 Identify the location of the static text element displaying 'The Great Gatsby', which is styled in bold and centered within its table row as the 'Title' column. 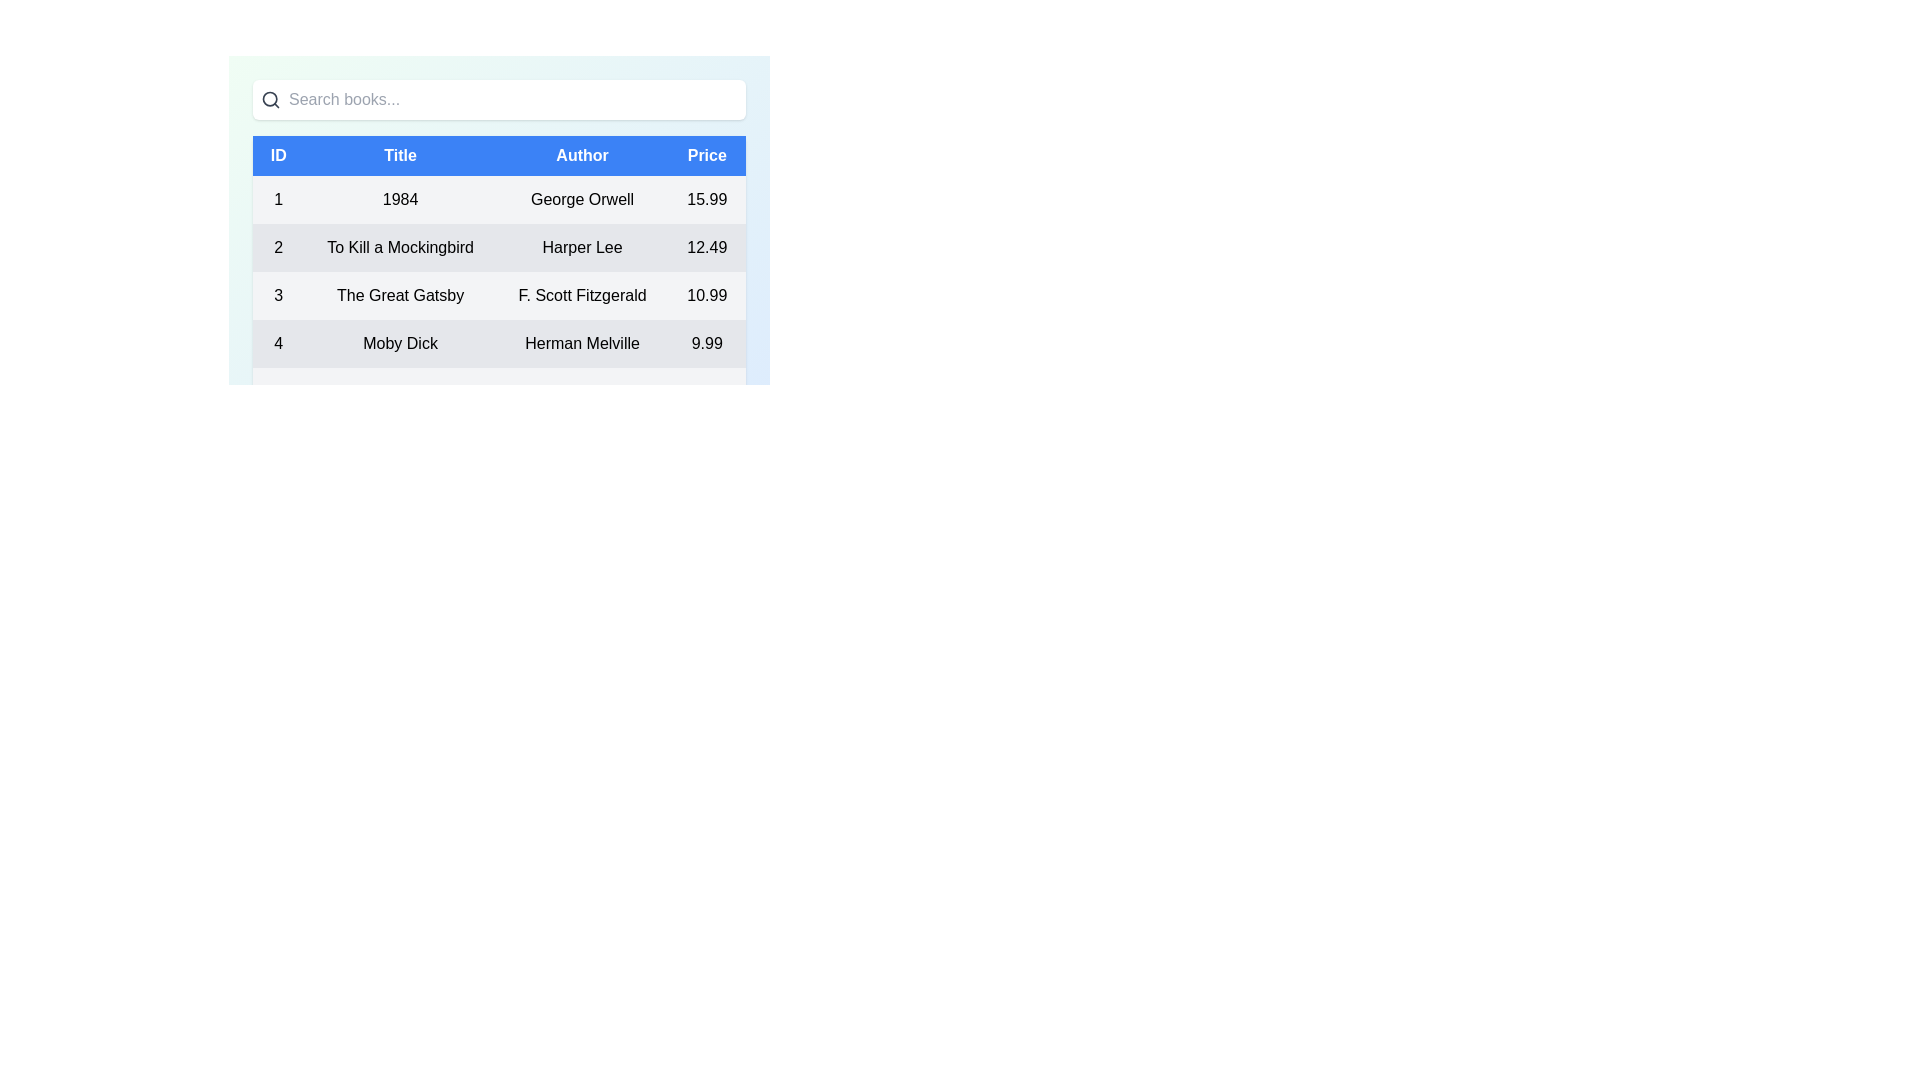
(400, 296).